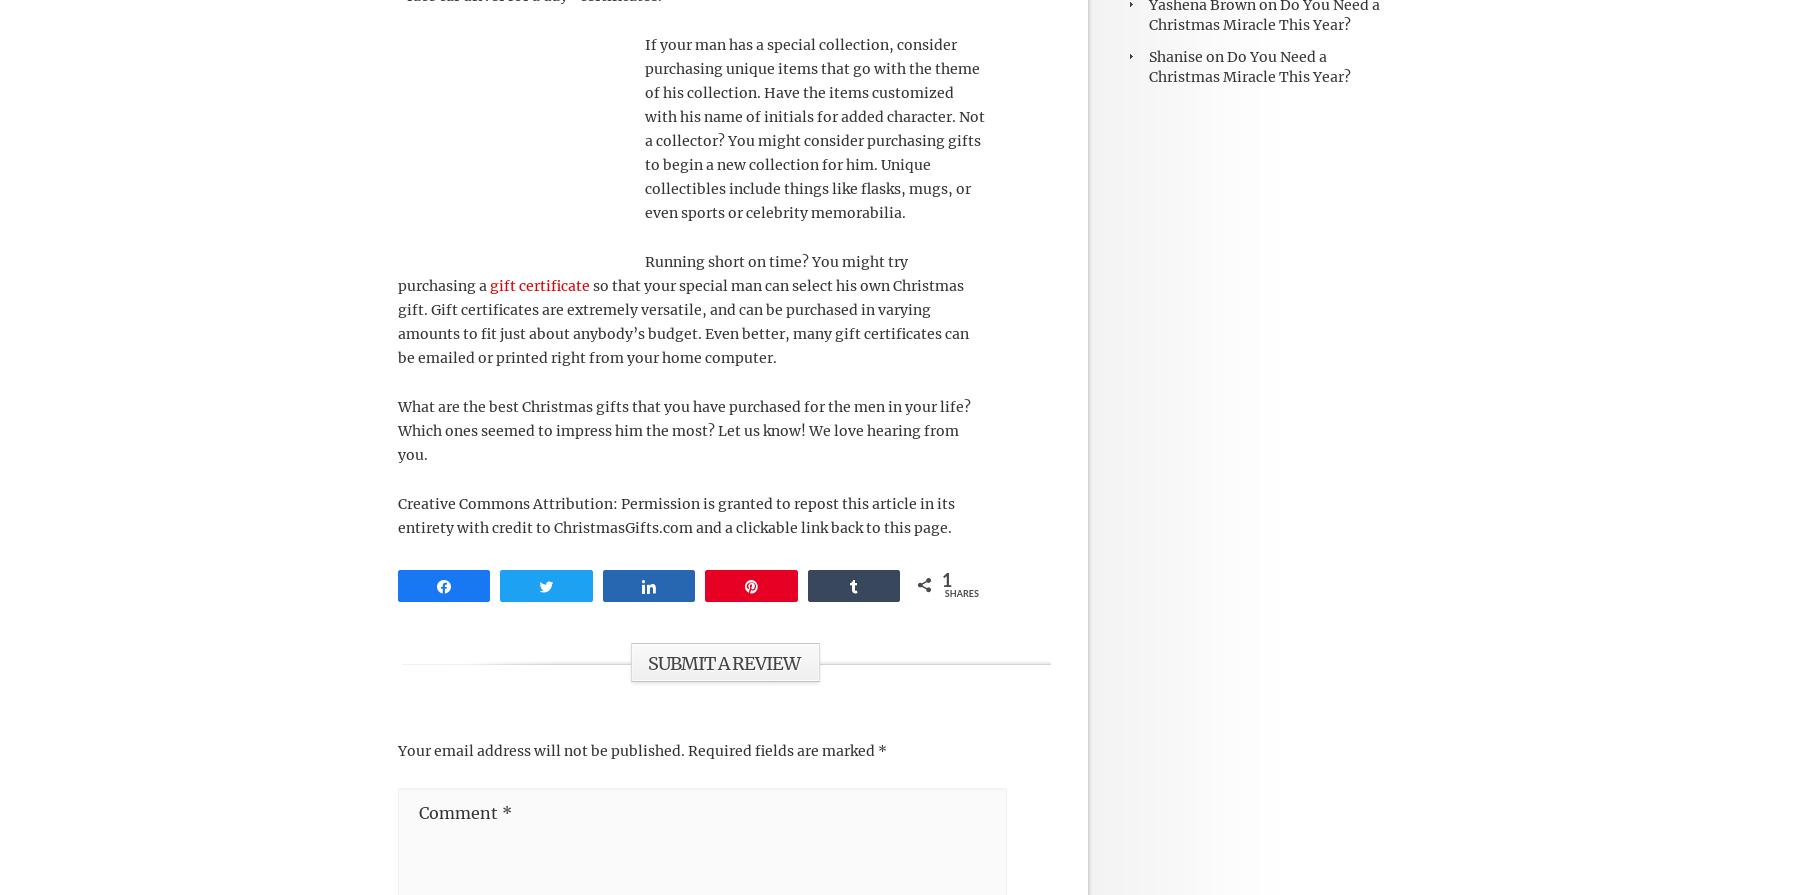  Describe the element at coordinates (722, 661) in the screenshot. I see `'Submit a Review'` at that location.